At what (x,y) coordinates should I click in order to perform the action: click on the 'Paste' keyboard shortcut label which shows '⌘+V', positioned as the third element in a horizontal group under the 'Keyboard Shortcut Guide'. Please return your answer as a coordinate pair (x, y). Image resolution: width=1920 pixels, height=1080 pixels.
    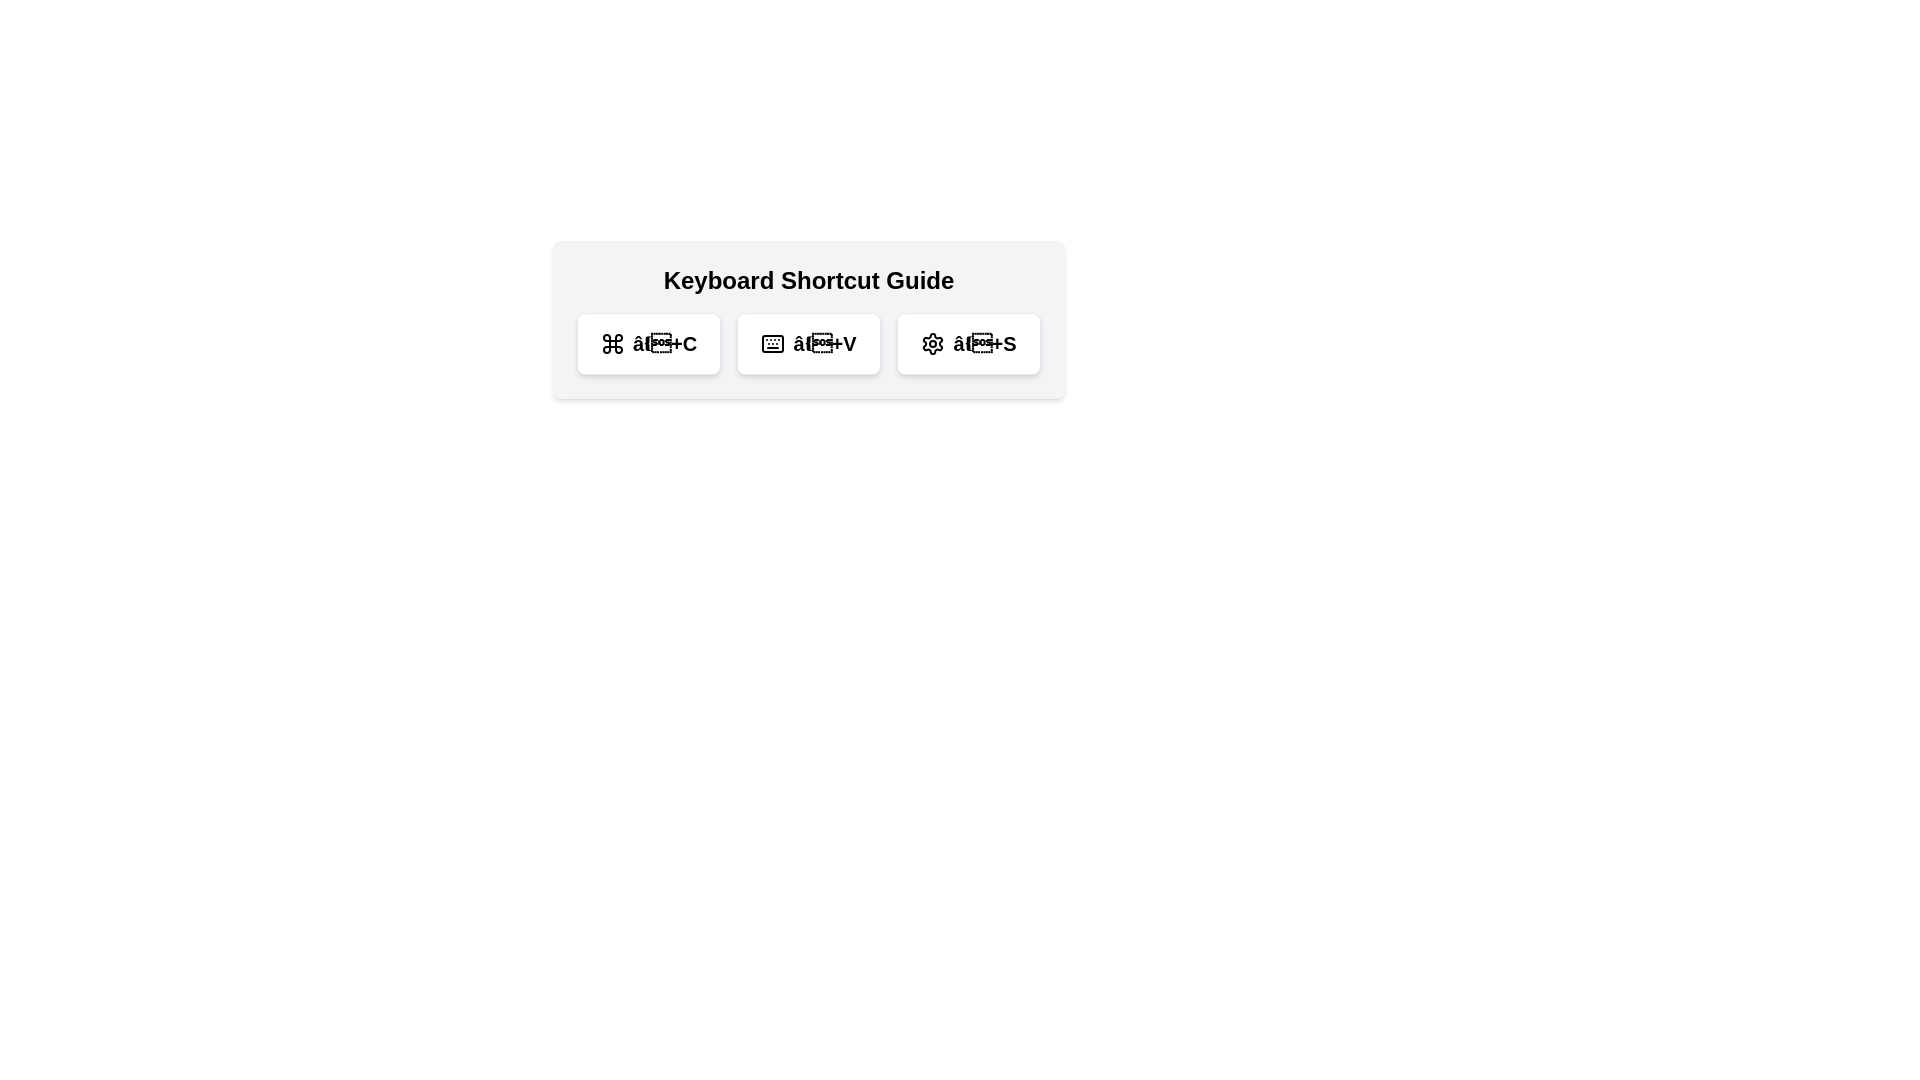
    Looking at the image, I should click on (825, 342).